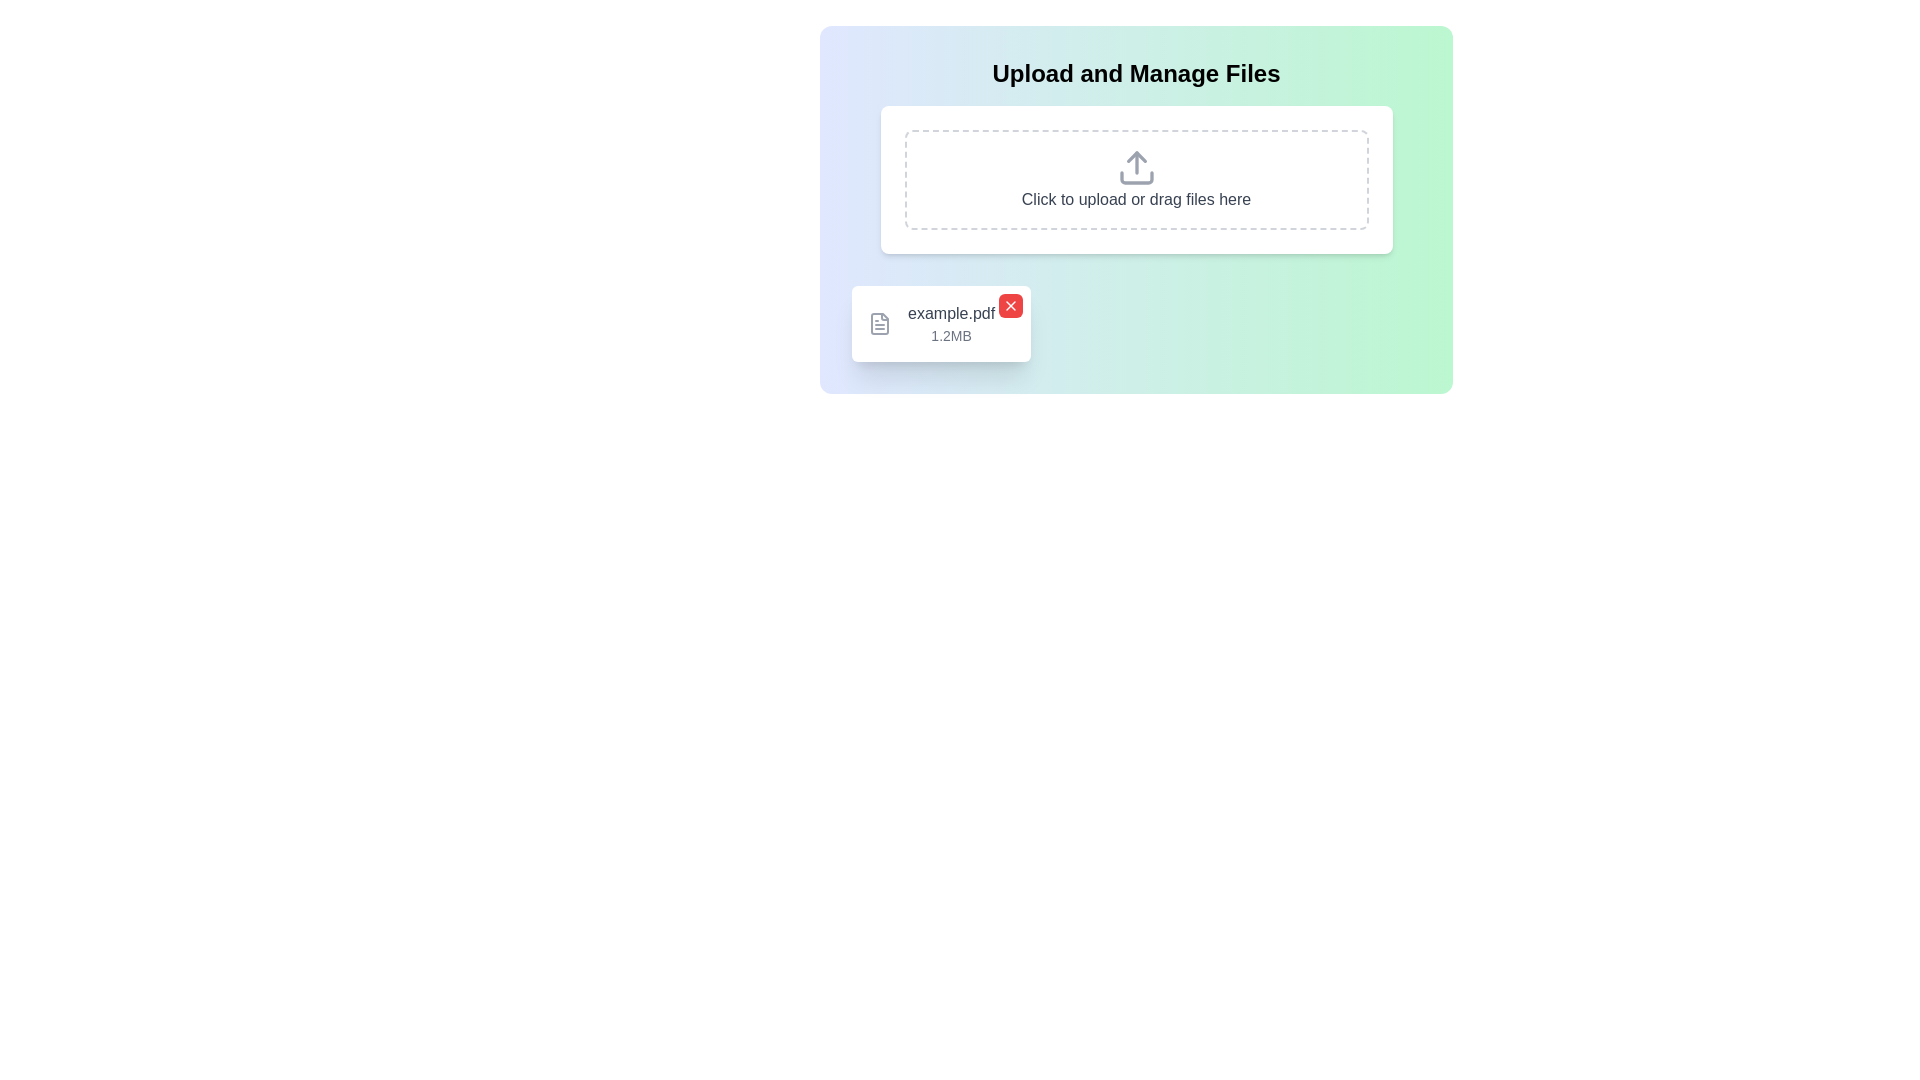  I want to click on files onto the interactive file upload dropzone, which features a dashed border and the text 'Click, so click(1136, 180).